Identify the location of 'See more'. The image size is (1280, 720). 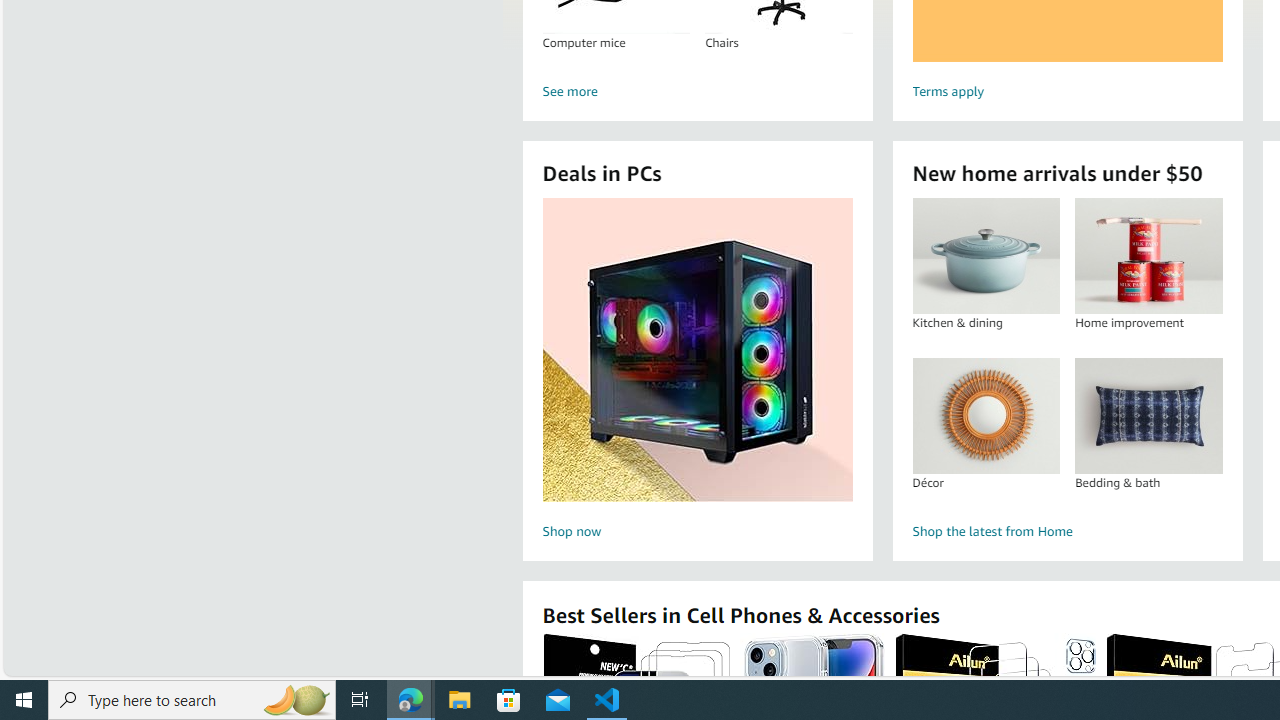
(696, 92).